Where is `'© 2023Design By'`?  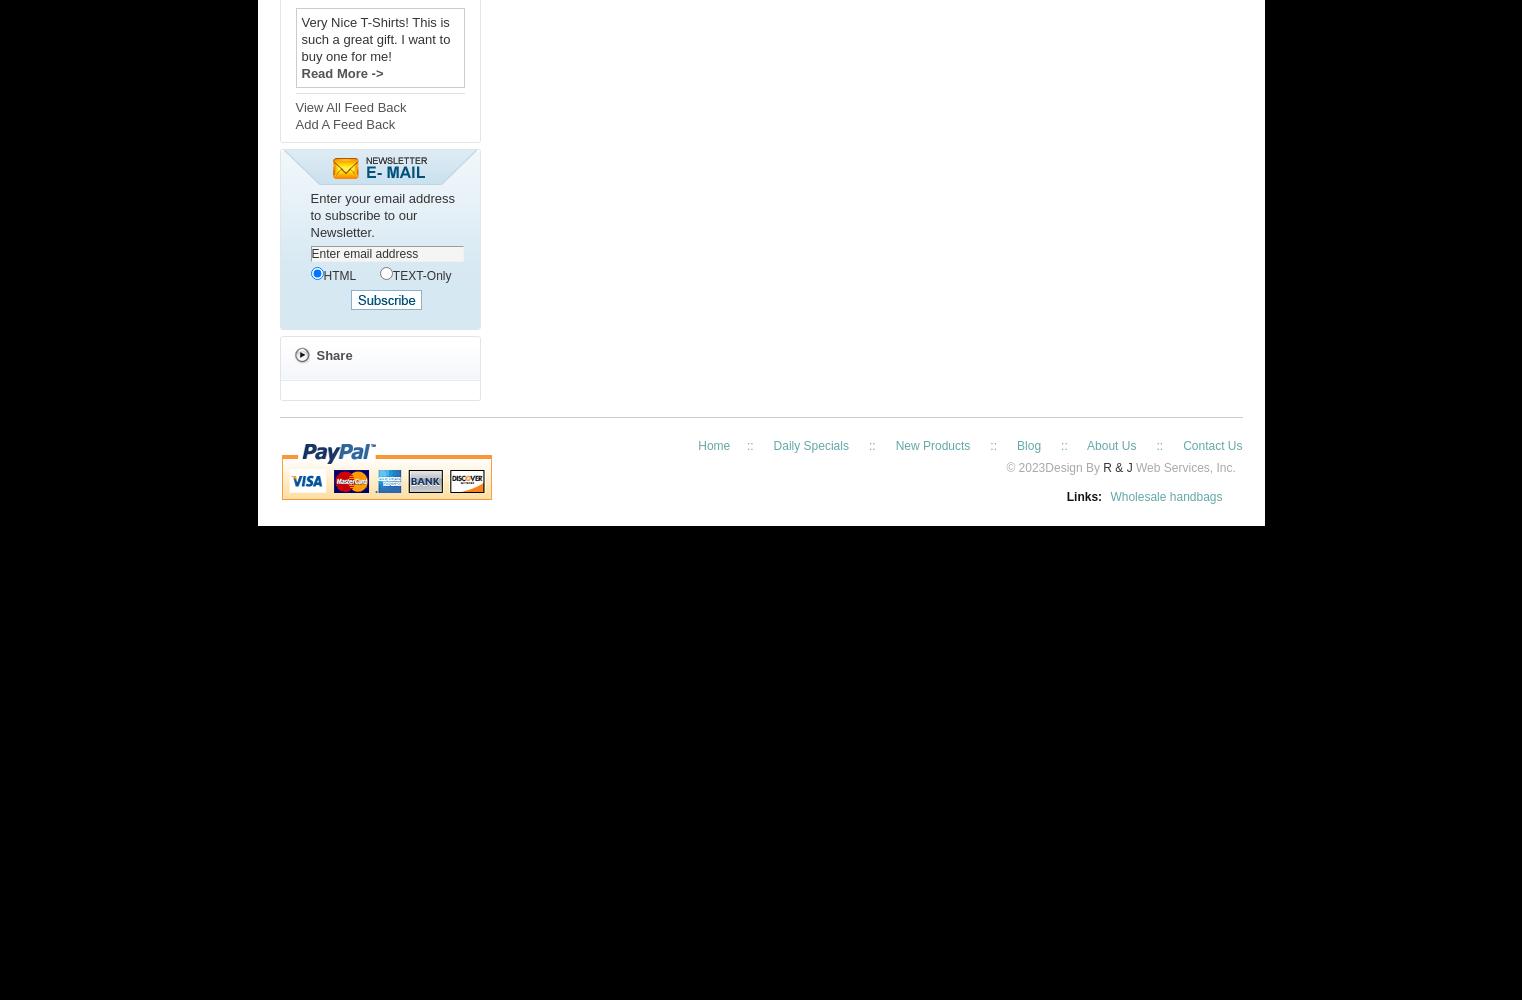 '© 2023Design By' is located at coordinates (1054, 467).